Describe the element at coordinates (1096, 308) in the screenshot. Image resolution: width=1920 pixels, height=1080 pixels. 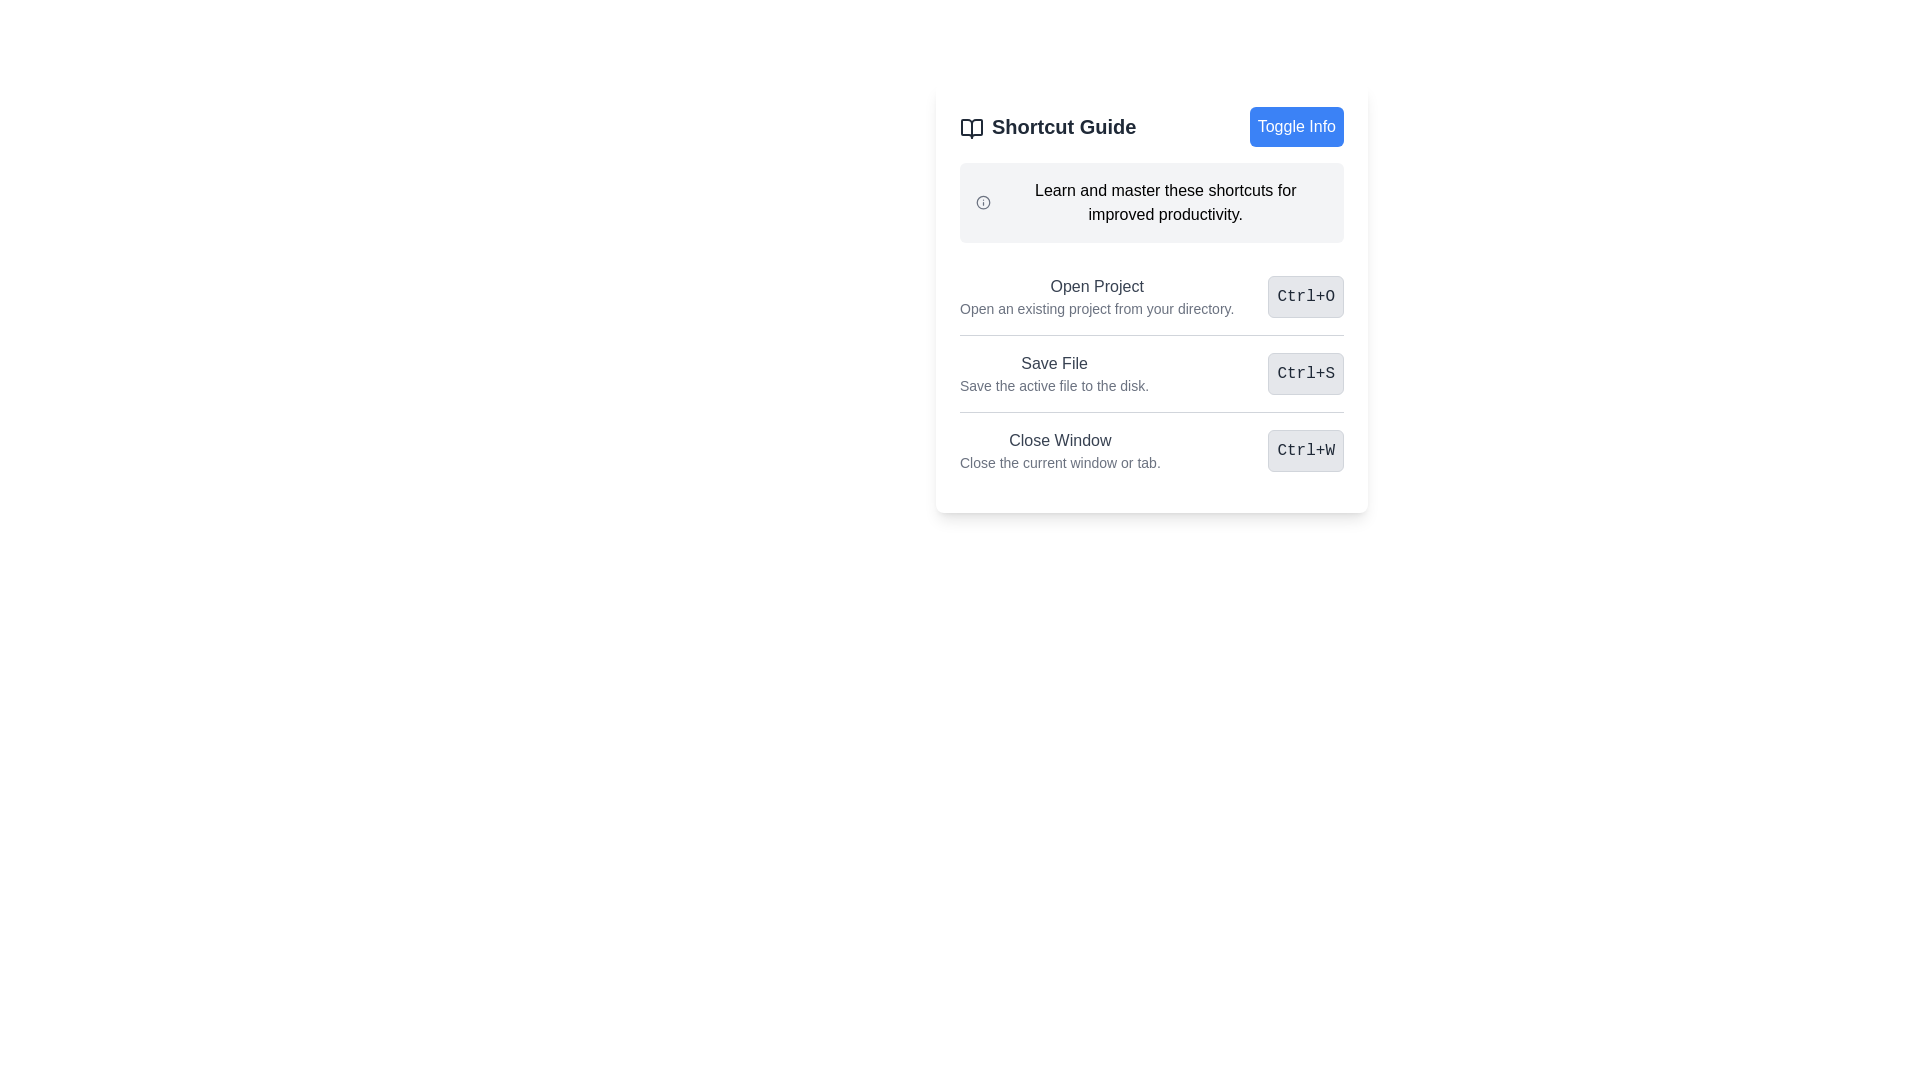
I see `the descriptive text labeled 'Open an existing project from your directory.' which is styled in gray and positioned directly below the 'Open Project' title` at that location.